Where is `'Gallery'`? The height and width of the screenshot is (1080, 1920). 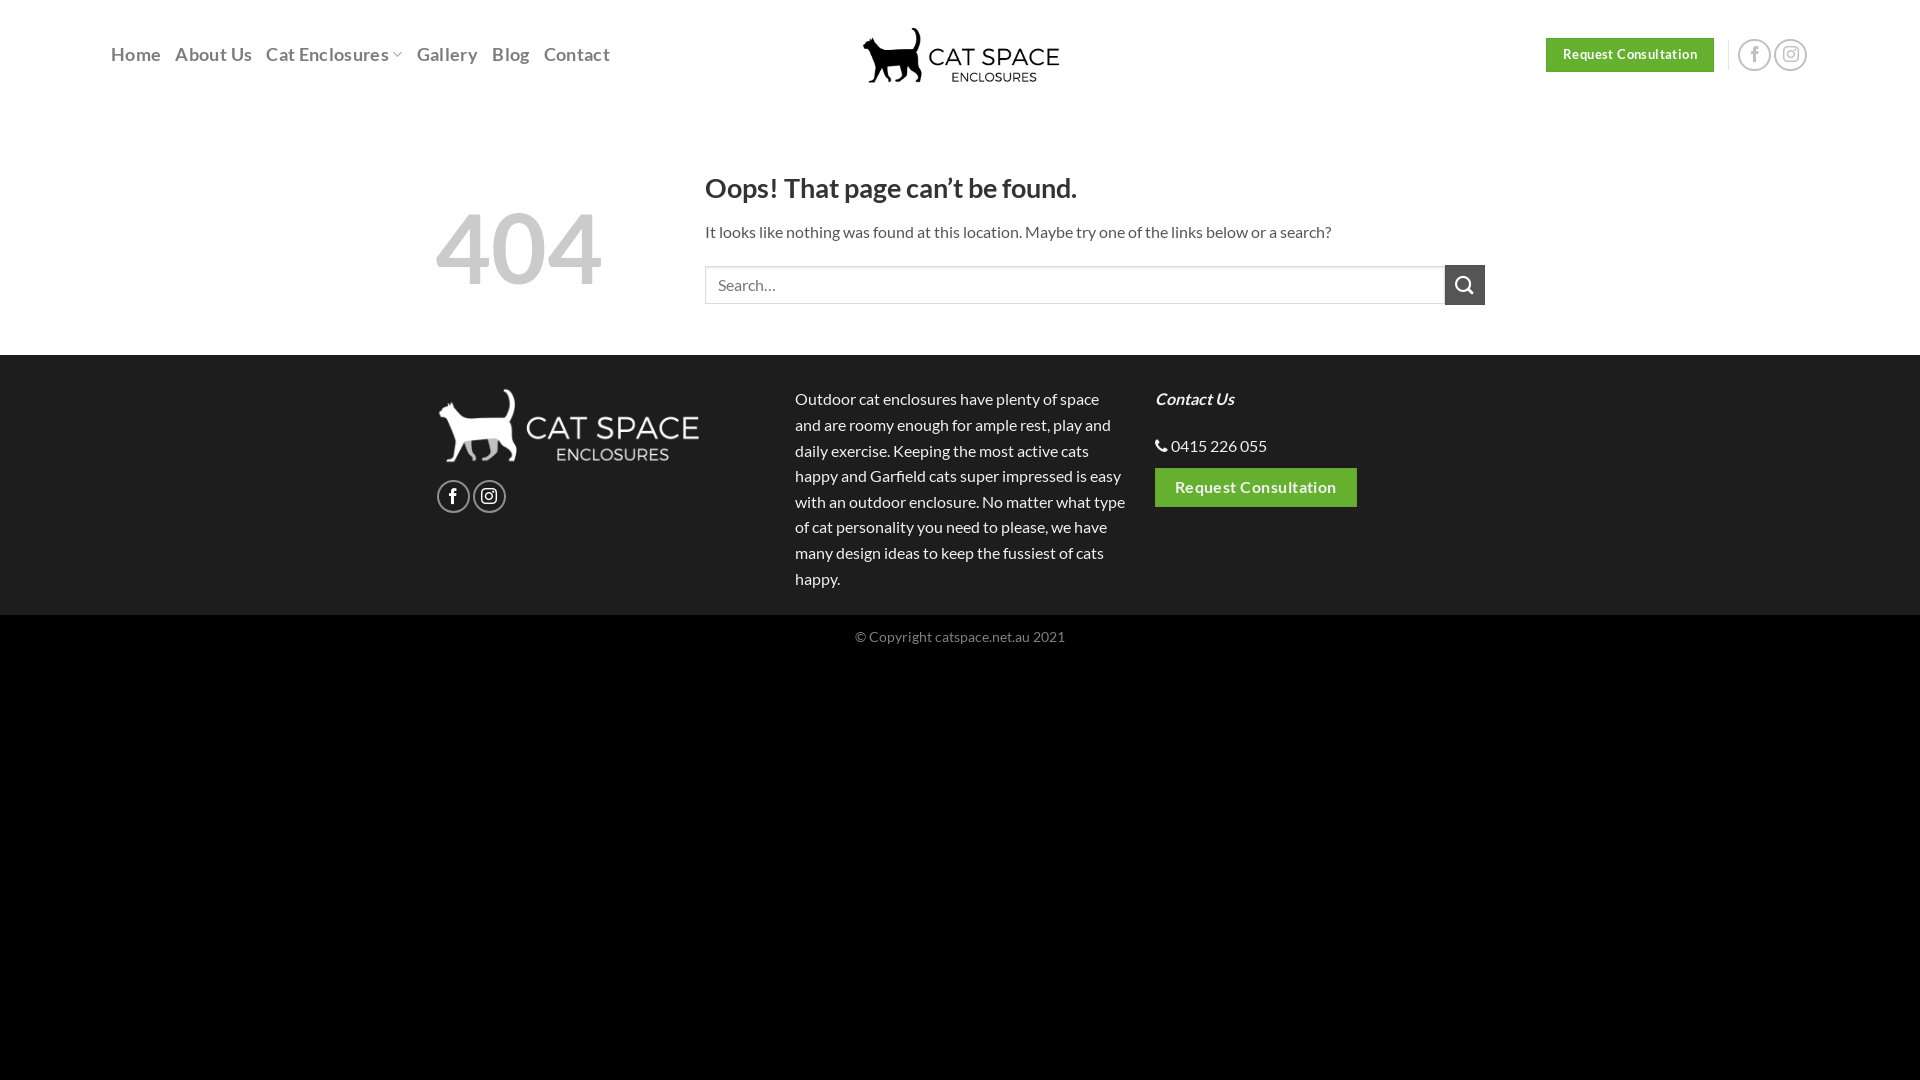 'Gallery' is located at coordinates (416, 53).